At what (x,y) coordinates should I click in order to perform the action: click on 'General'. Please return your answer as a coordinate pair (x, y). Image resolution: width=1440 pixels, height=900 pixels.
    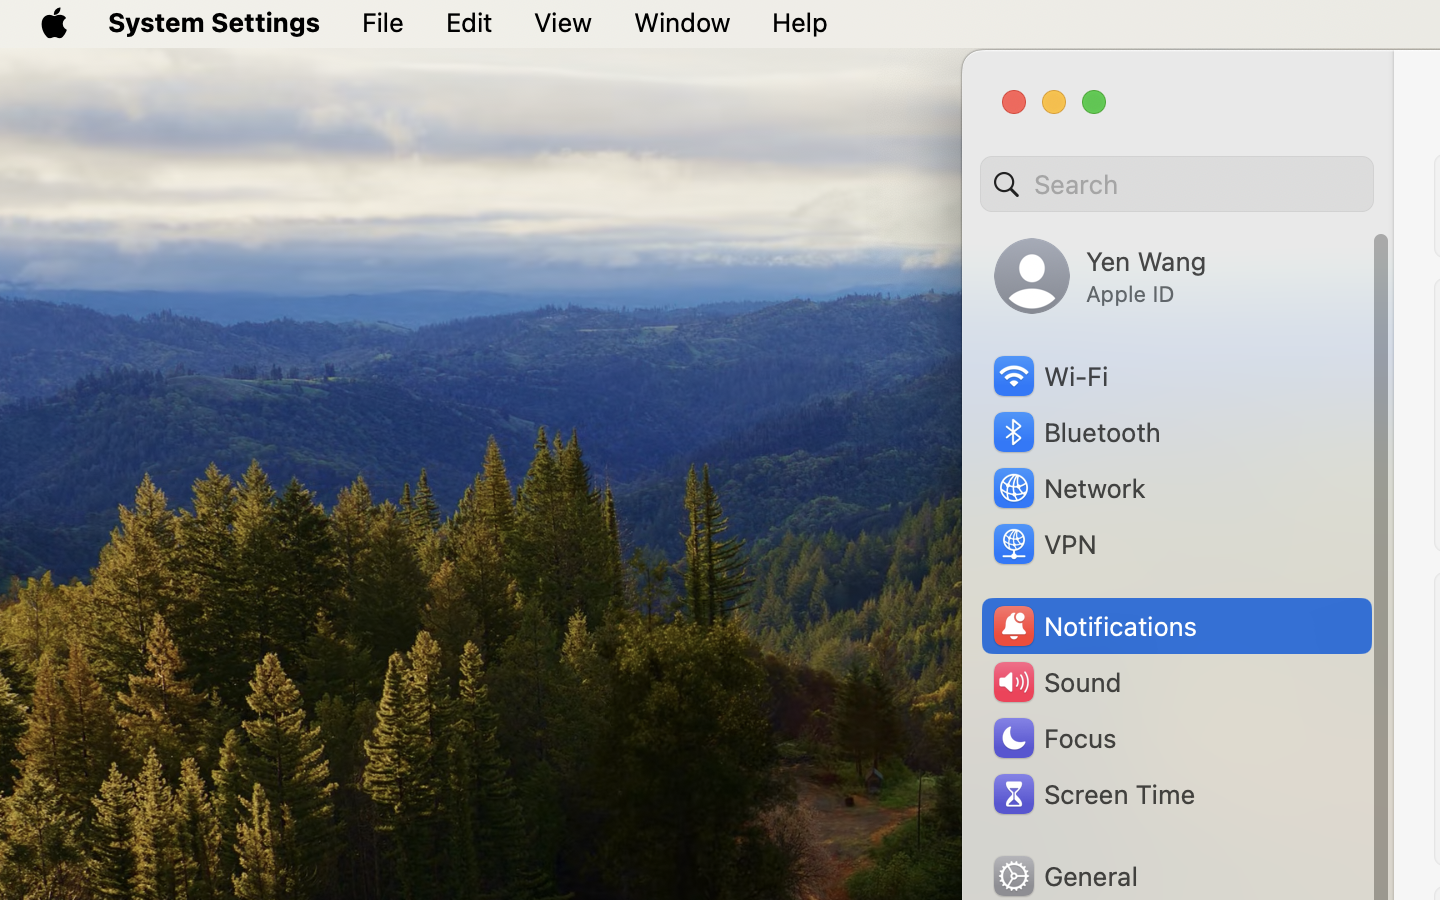
    Looking at the image, I should click on (1064, 875).